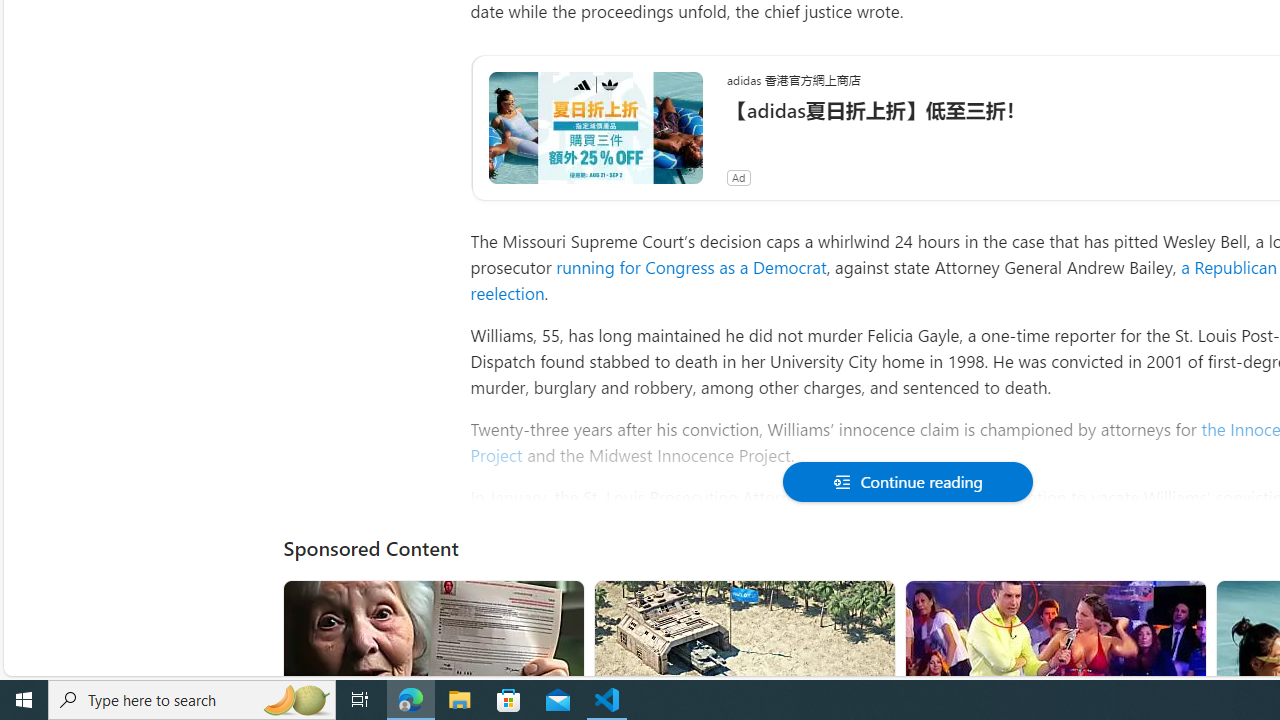 The height and width of the screenshot is (720, 1280). What do you see at coordinates (737, 176) in the screenshot?
I see `'Ad'` at bounding box center [737, 176].